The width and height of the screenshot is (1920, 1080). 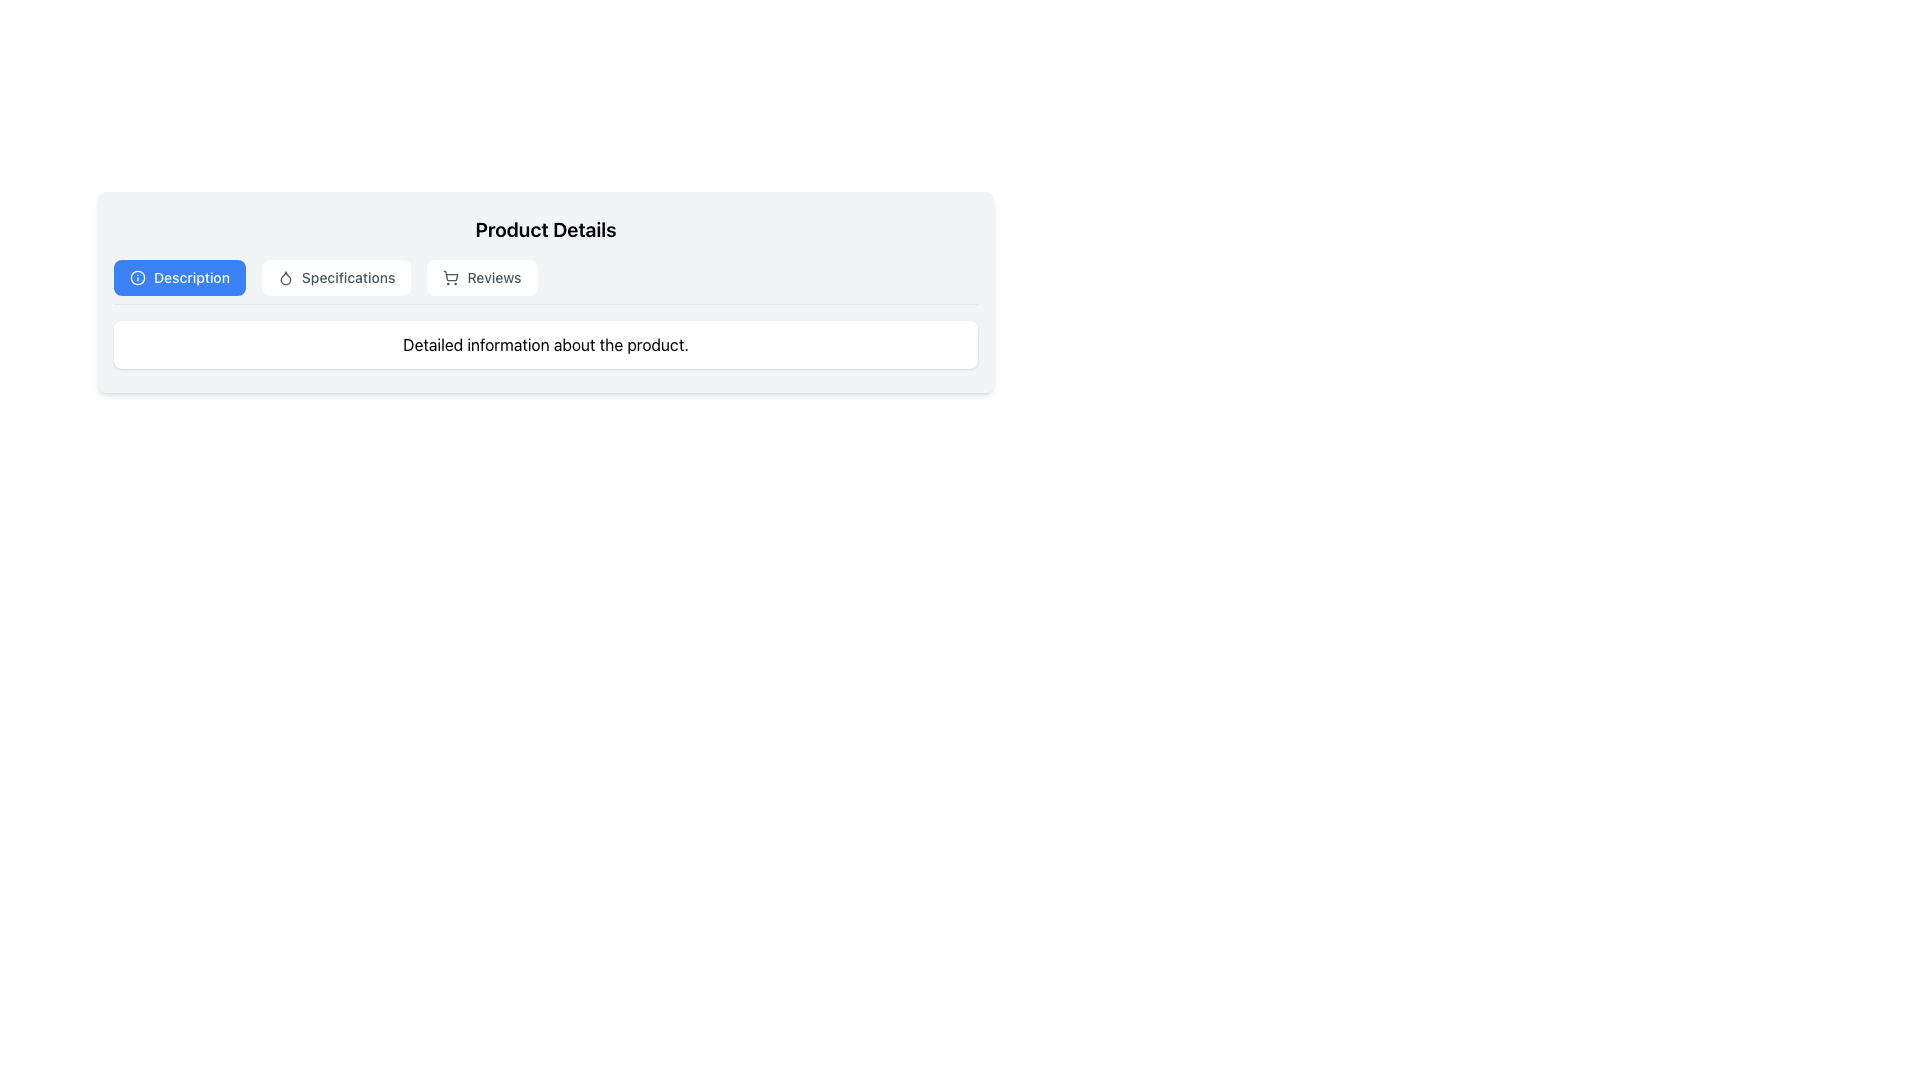 What do you see at coordinates (284, 278) in the screenshot?
I see `the visual design of the droplet-shaped icon located in the 'Specifications' tab of the 'Product Details' panel` at bounding box center [284, 278].